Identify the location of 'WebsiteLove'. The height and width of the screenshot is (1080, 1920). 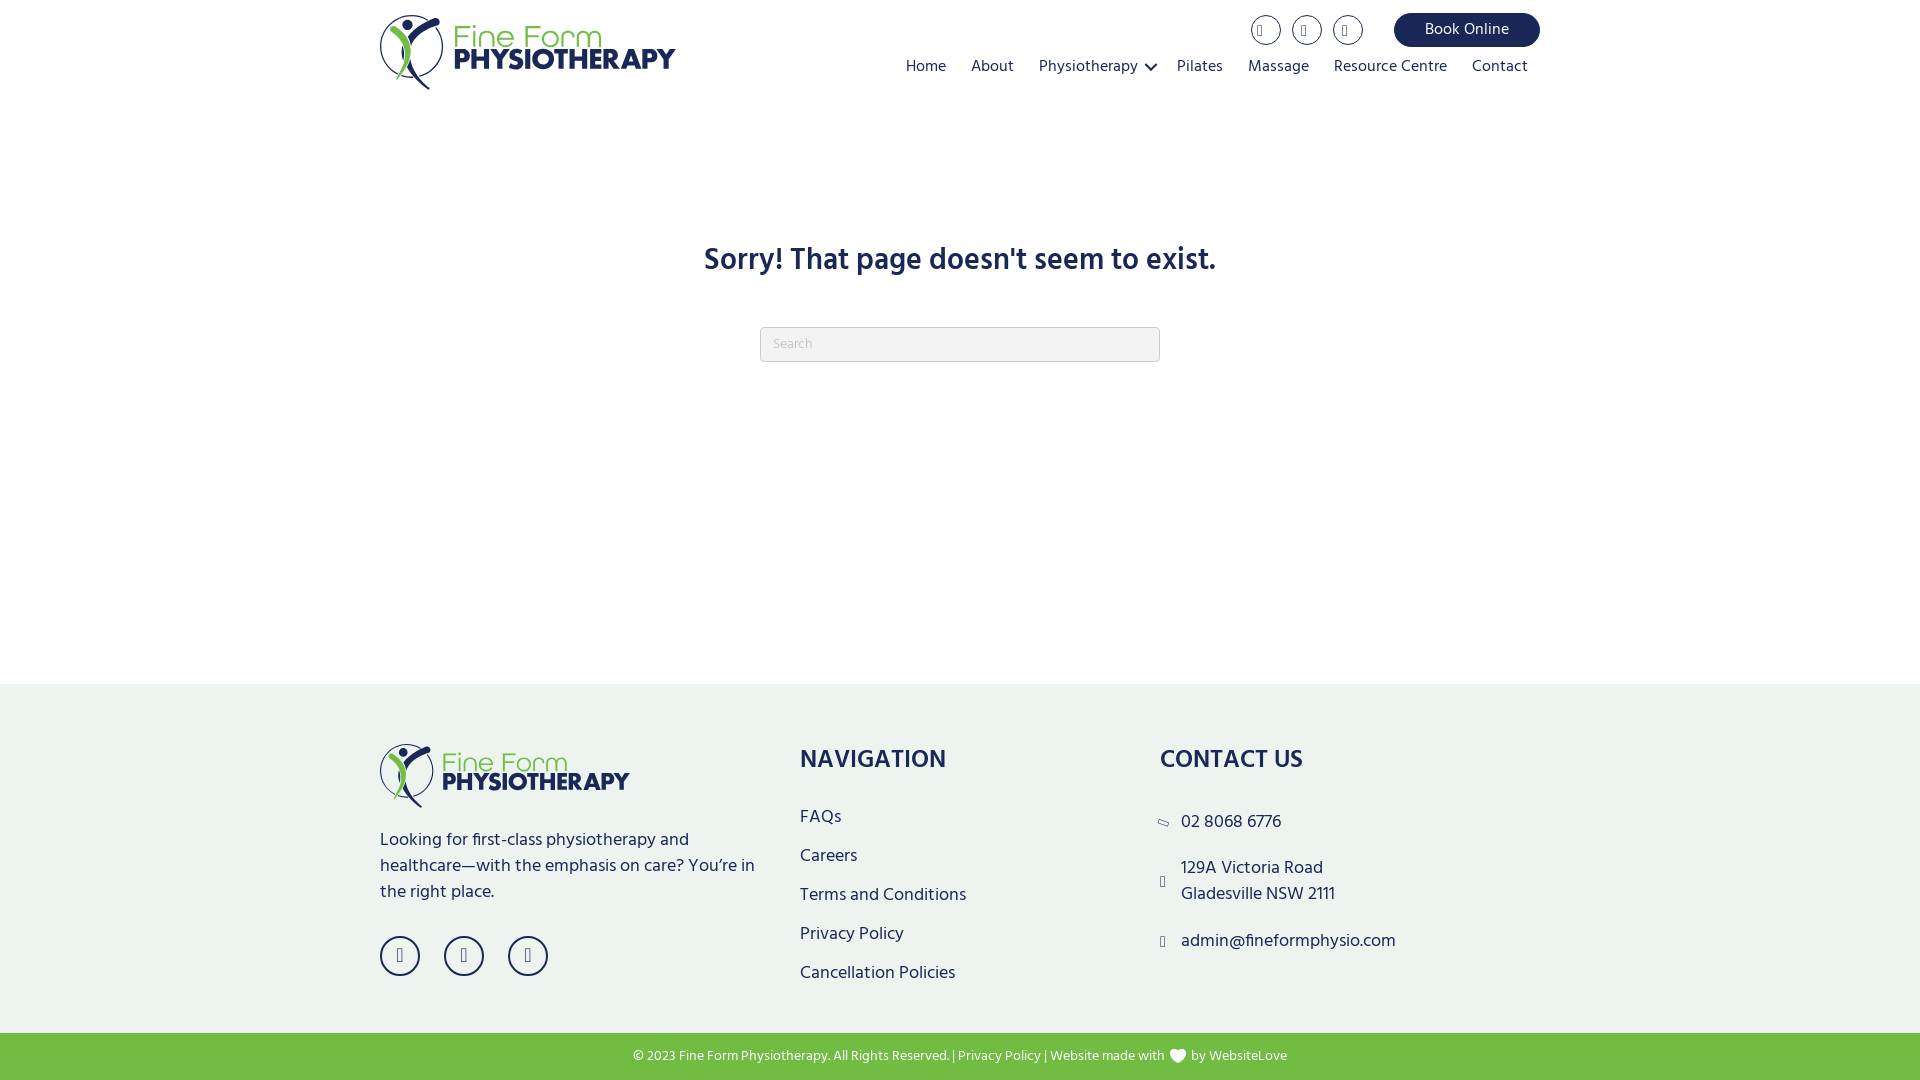
(1247, 1055).